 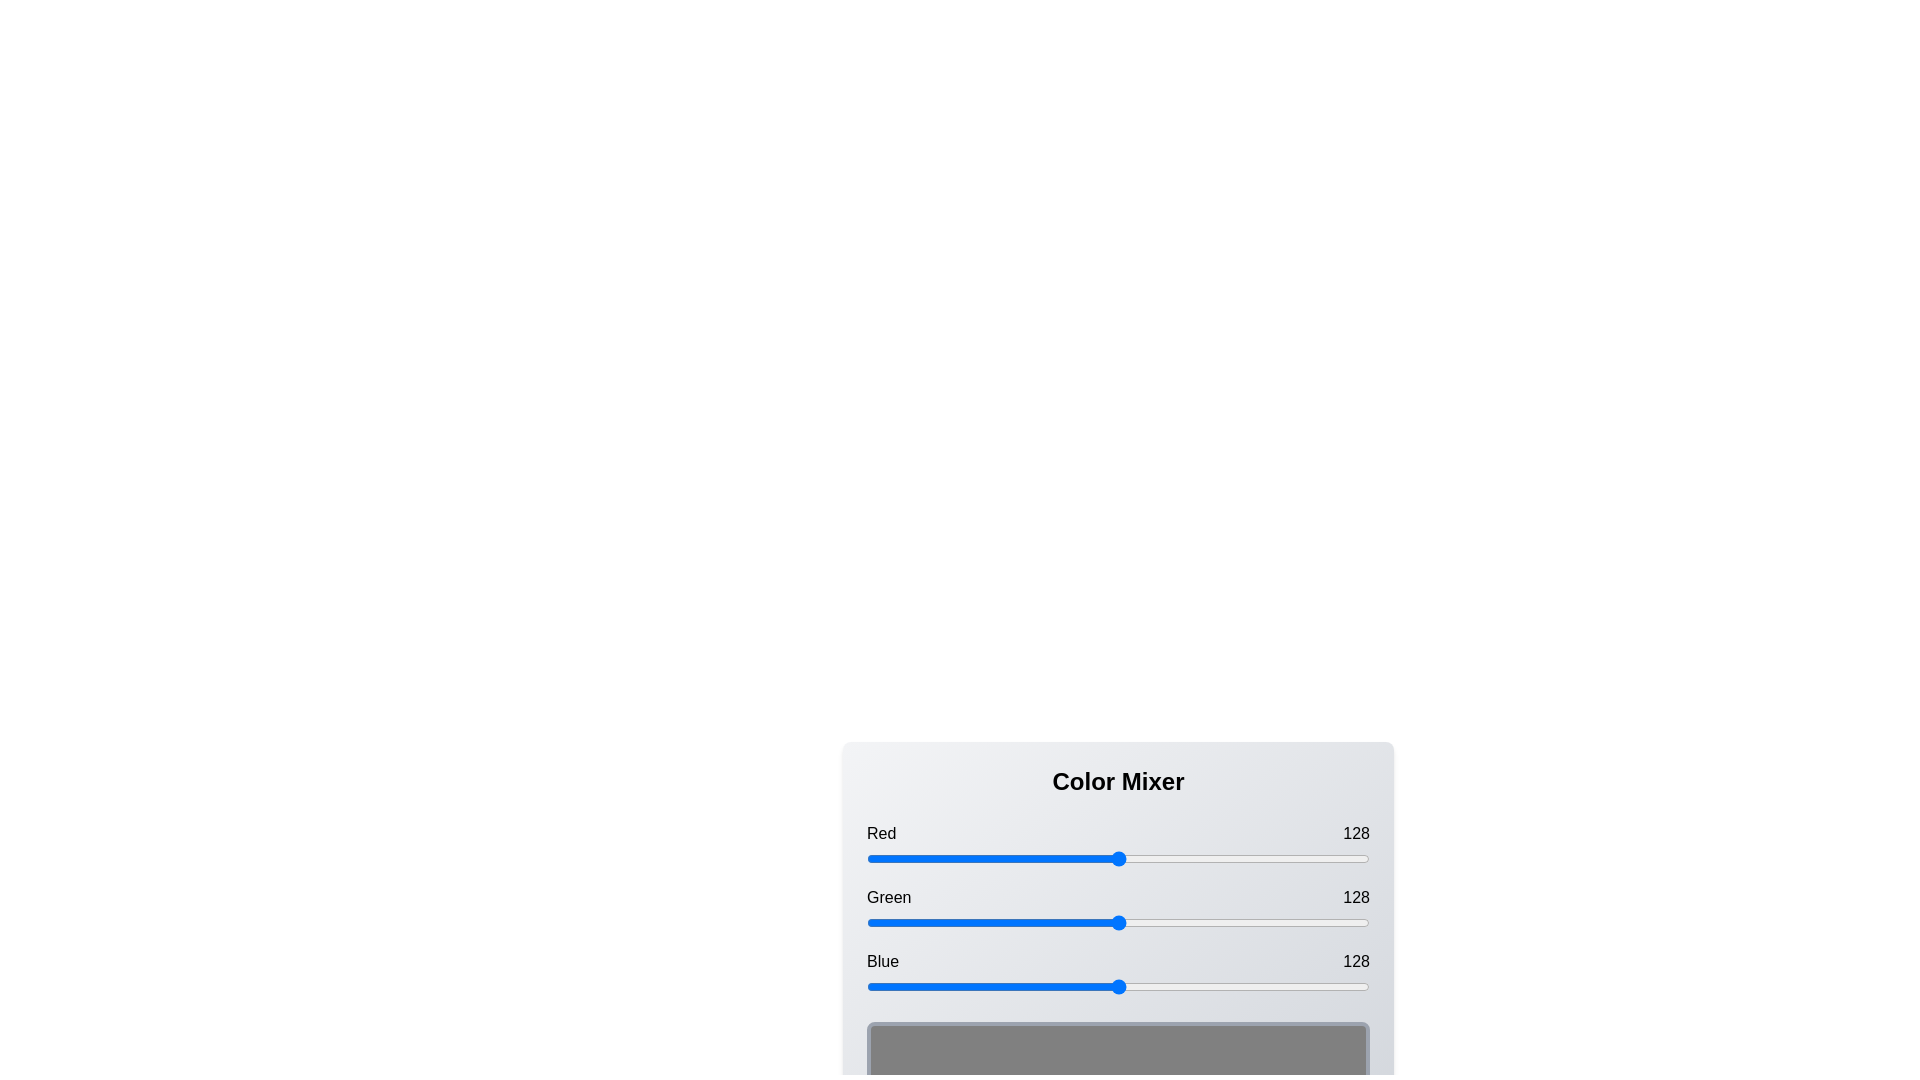 What do you see at coordinates (1274, 922) in the screenshot?
I see `the green slider to set its value to 207` at bounding box center [1274, 922].